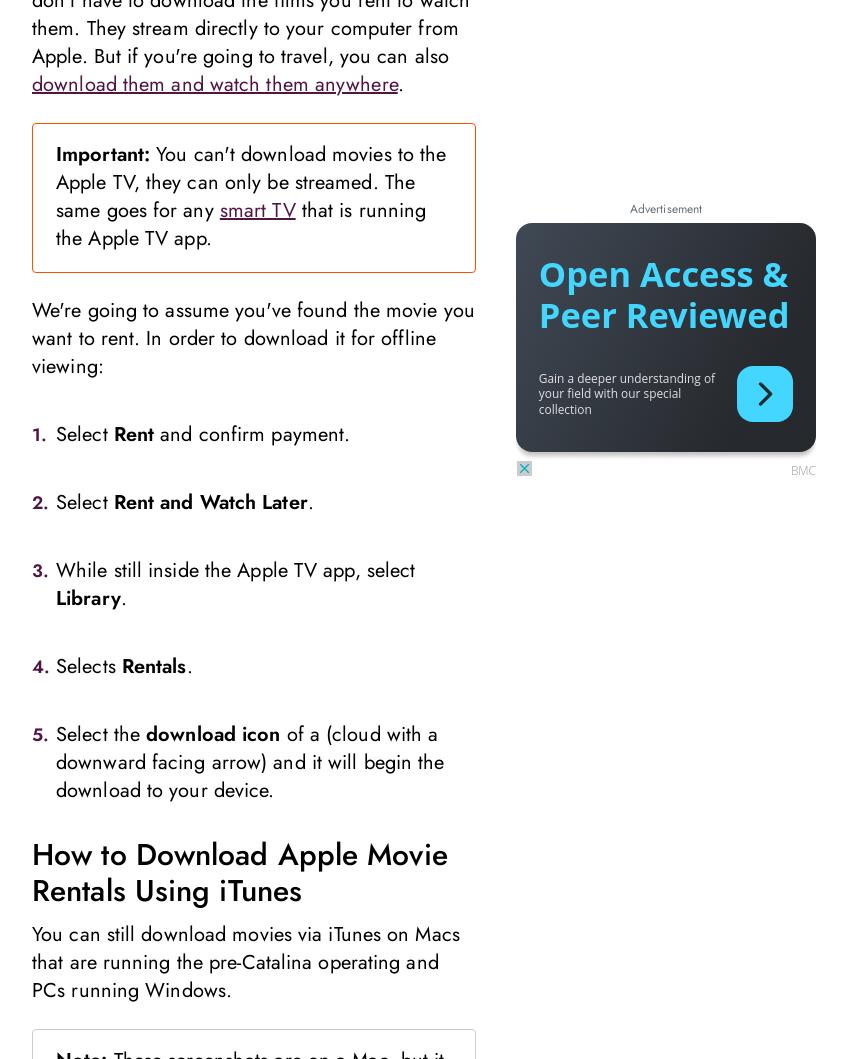 This screenshot has width=848, height=1059. I want to click on 'How to Download Apple Movie Rentals Using iTunes', so click(238, 871).